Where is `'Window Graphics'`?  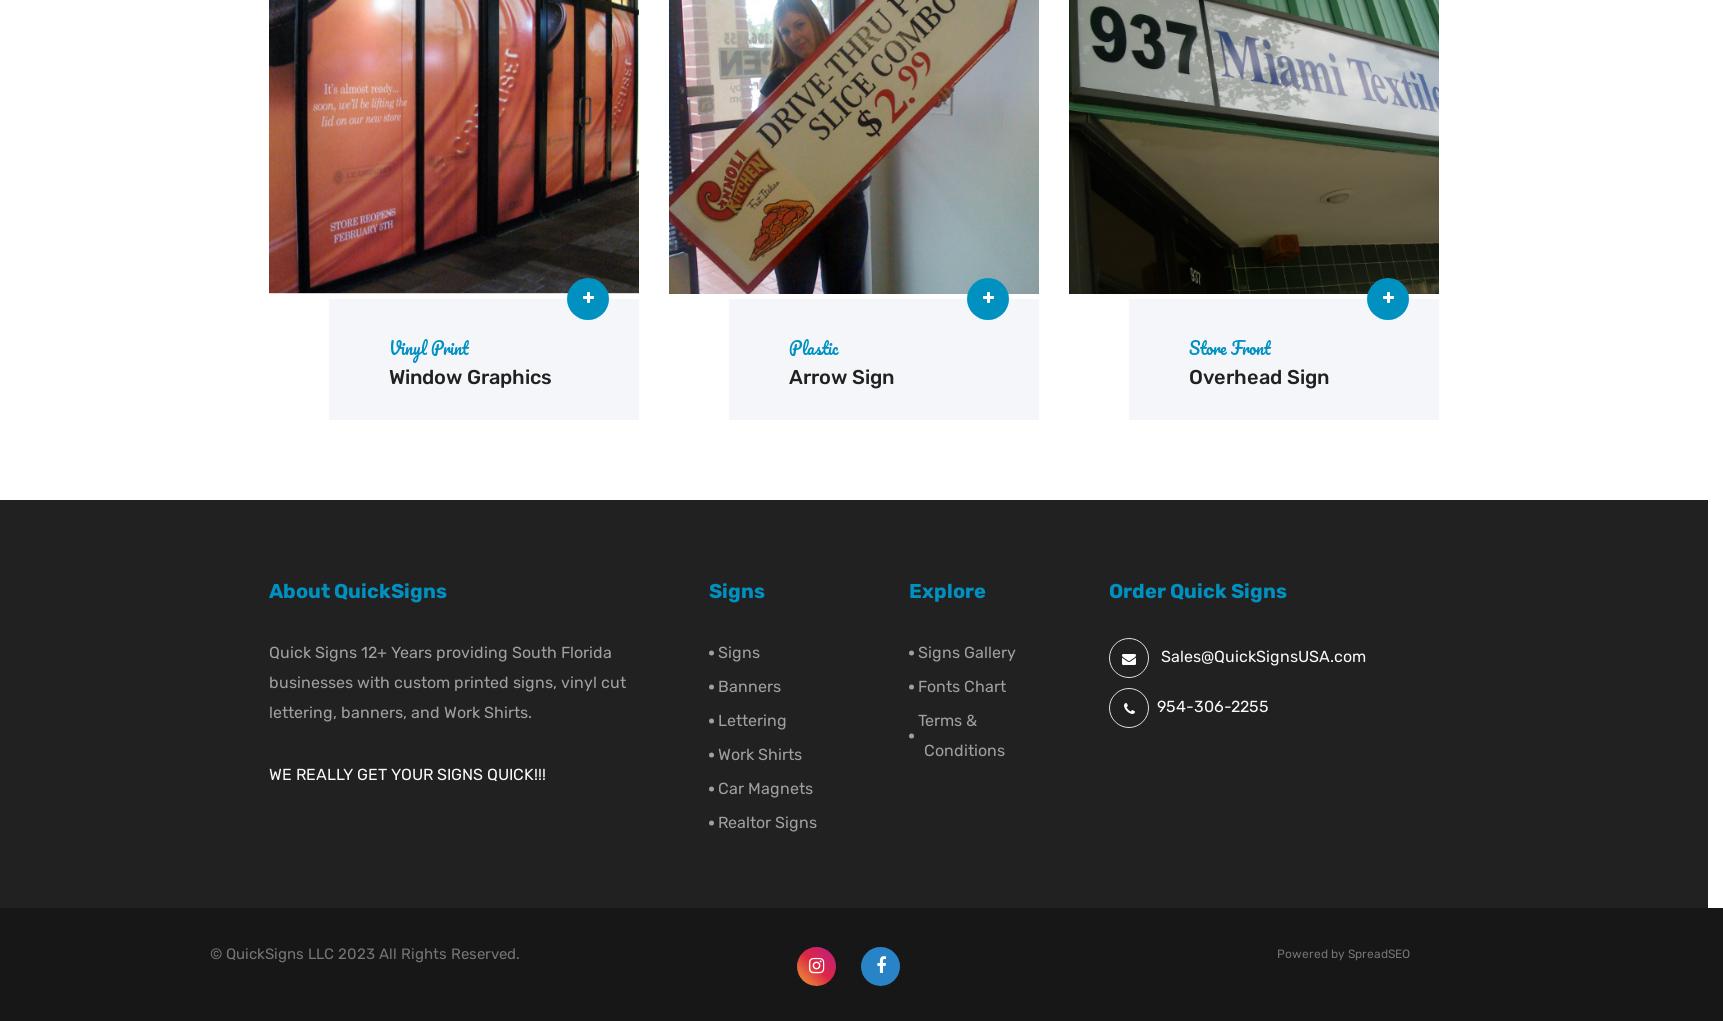
'Window Graphics' is located at coordinates (469, 376).